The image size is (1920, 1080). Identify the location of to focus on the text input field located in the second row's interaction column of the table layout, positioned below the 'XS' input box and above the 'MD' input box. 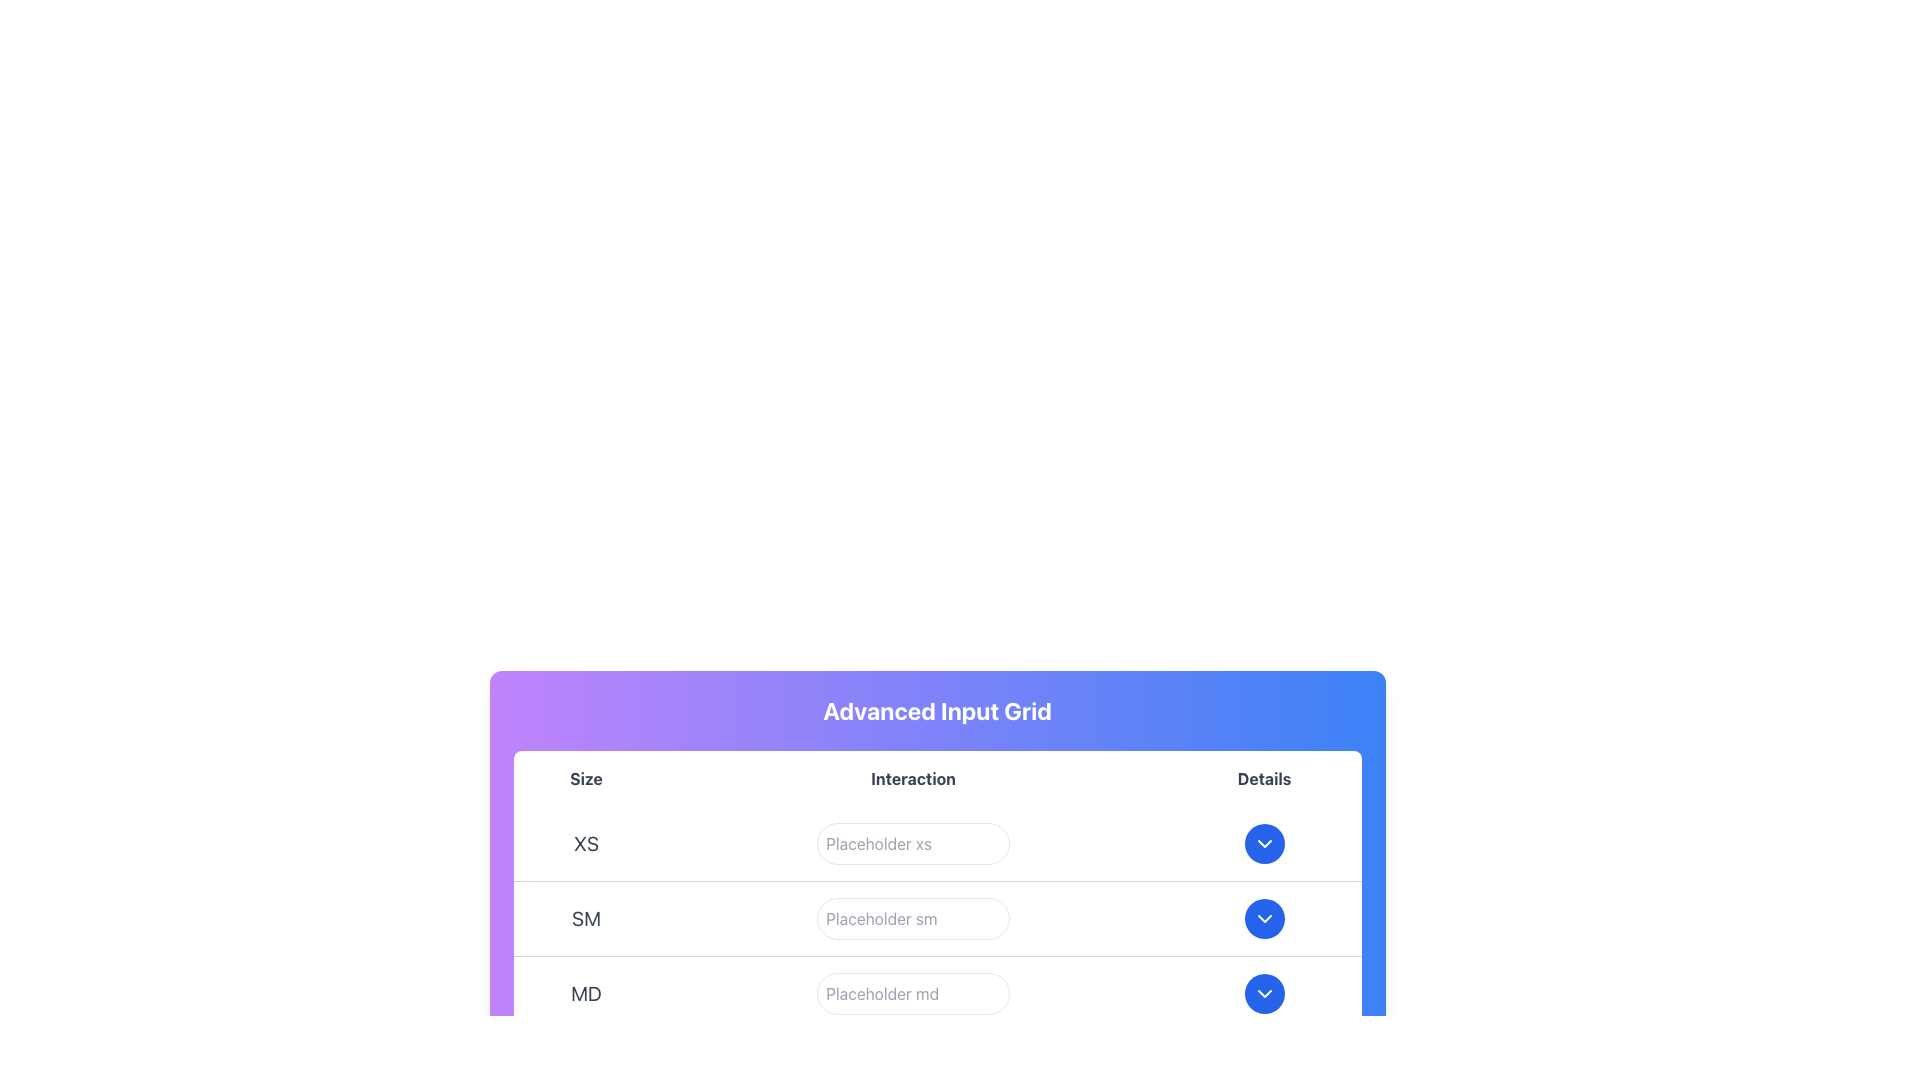
(912, 918).